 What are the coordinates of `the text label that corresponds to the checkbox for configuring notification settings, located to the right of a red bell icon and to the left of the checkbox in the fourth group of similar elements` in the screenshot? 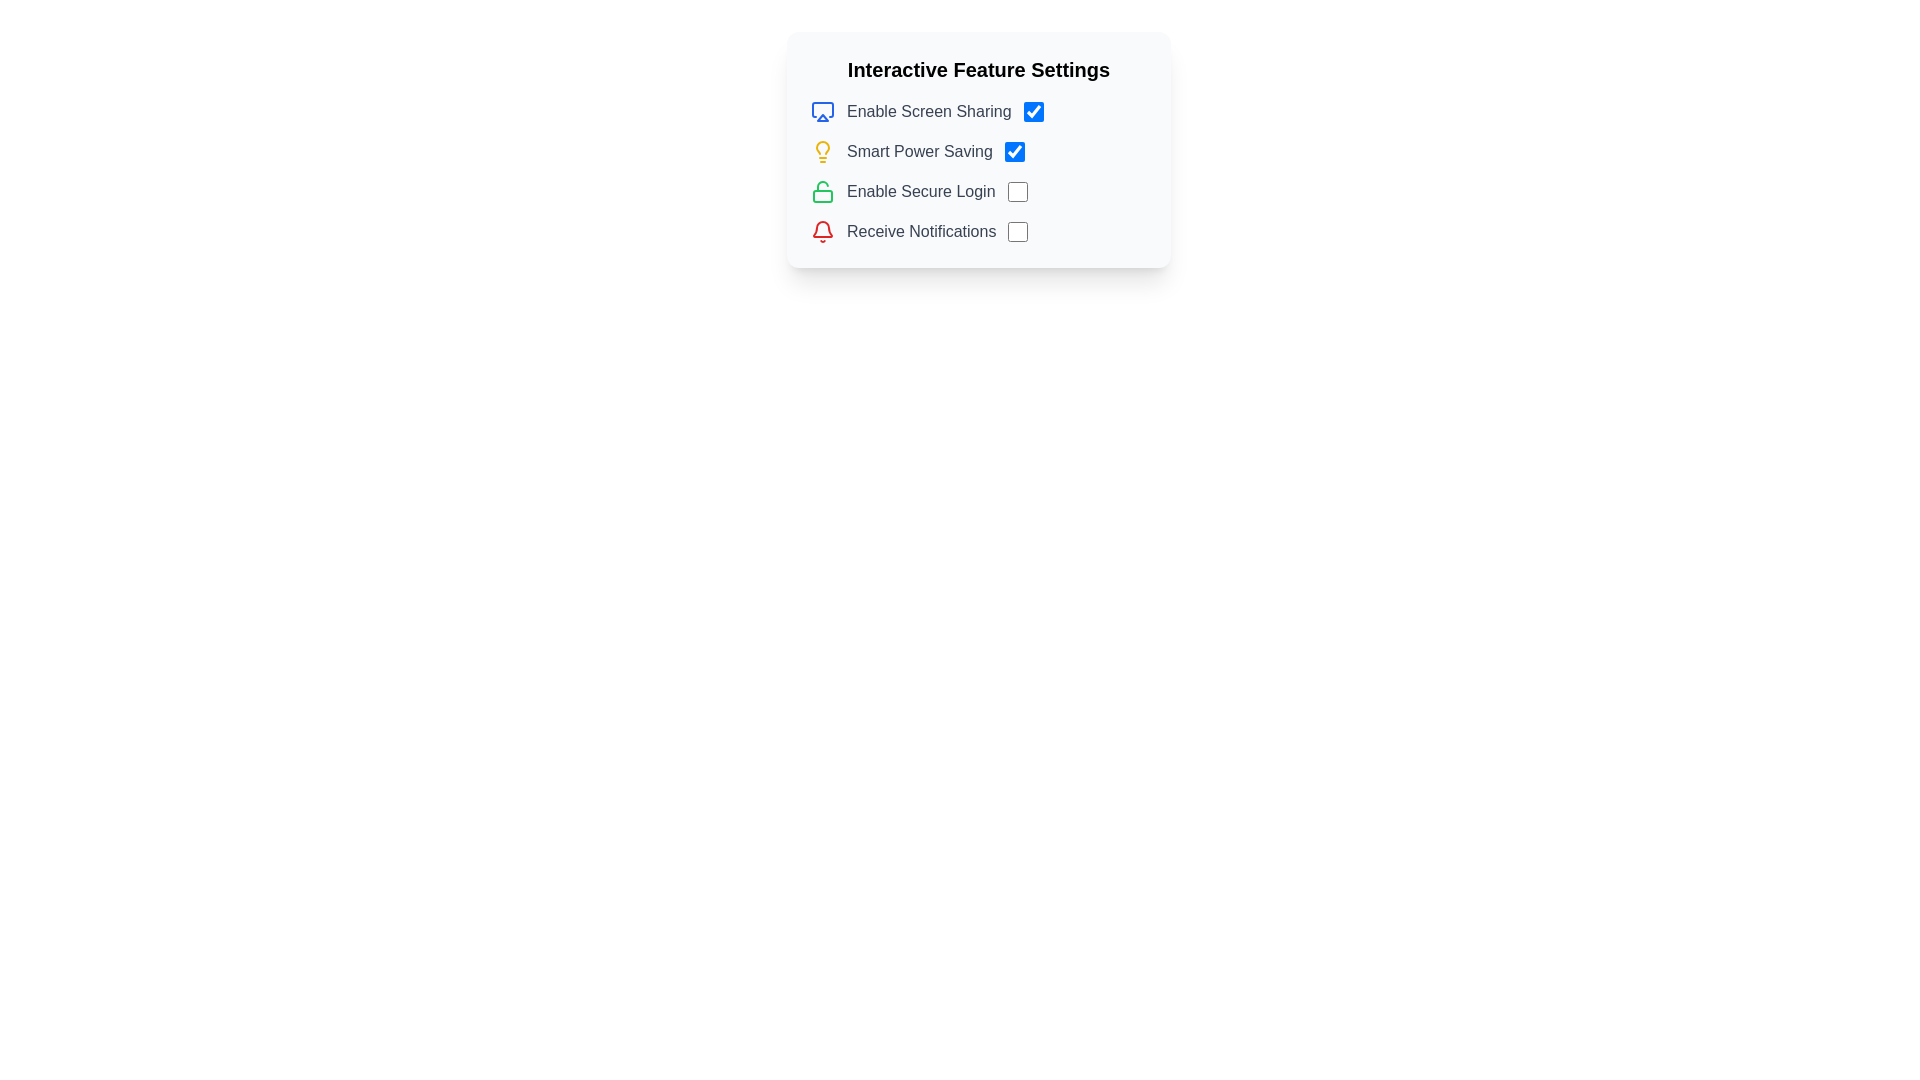 It's located at (920, 230).